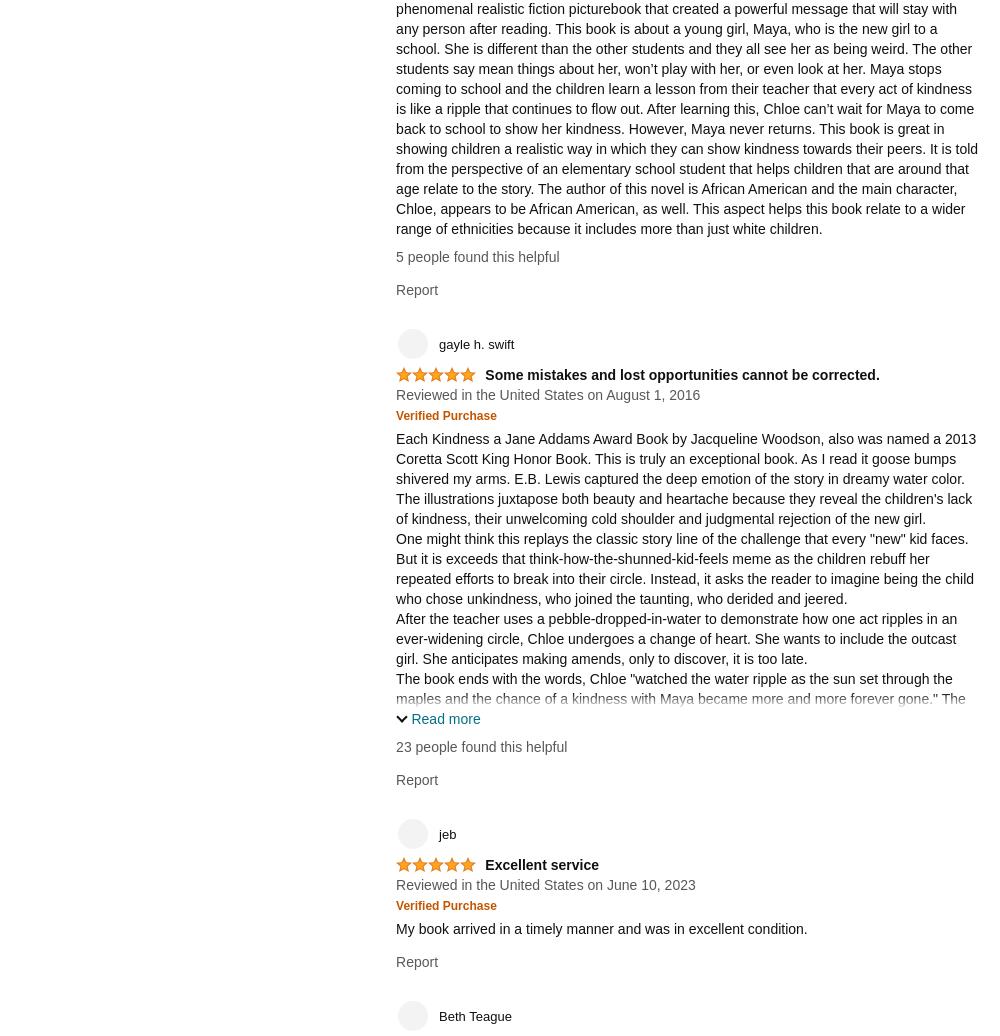 This screenshot has height=1036, width=1000. What do you see at coordinates (542, 864) in the screenshot?
I see `'Excellent service'` at bounding box center [542, 864].